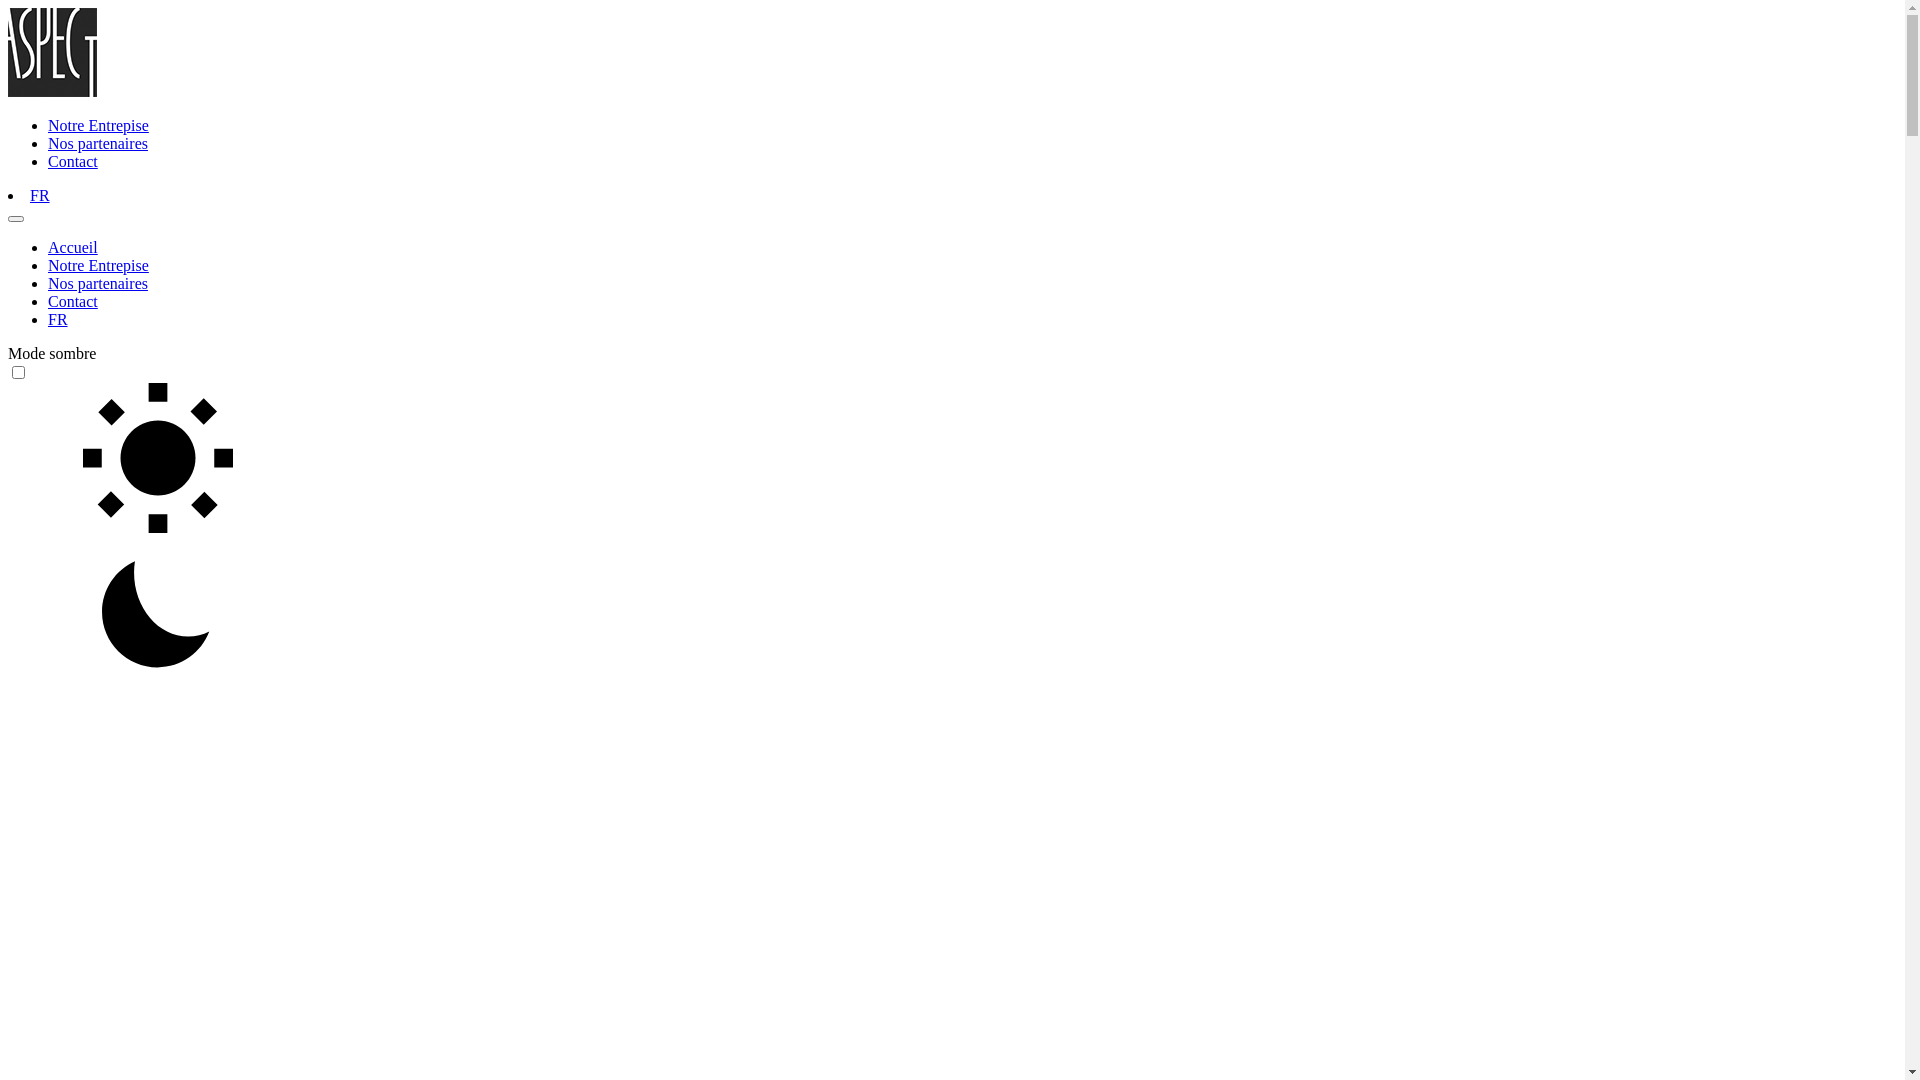 The height and width of the screenshot is (1080, 1920). Describe the element at coordinates (57, 318) in the screenshot. I see `'FR'` at that location.